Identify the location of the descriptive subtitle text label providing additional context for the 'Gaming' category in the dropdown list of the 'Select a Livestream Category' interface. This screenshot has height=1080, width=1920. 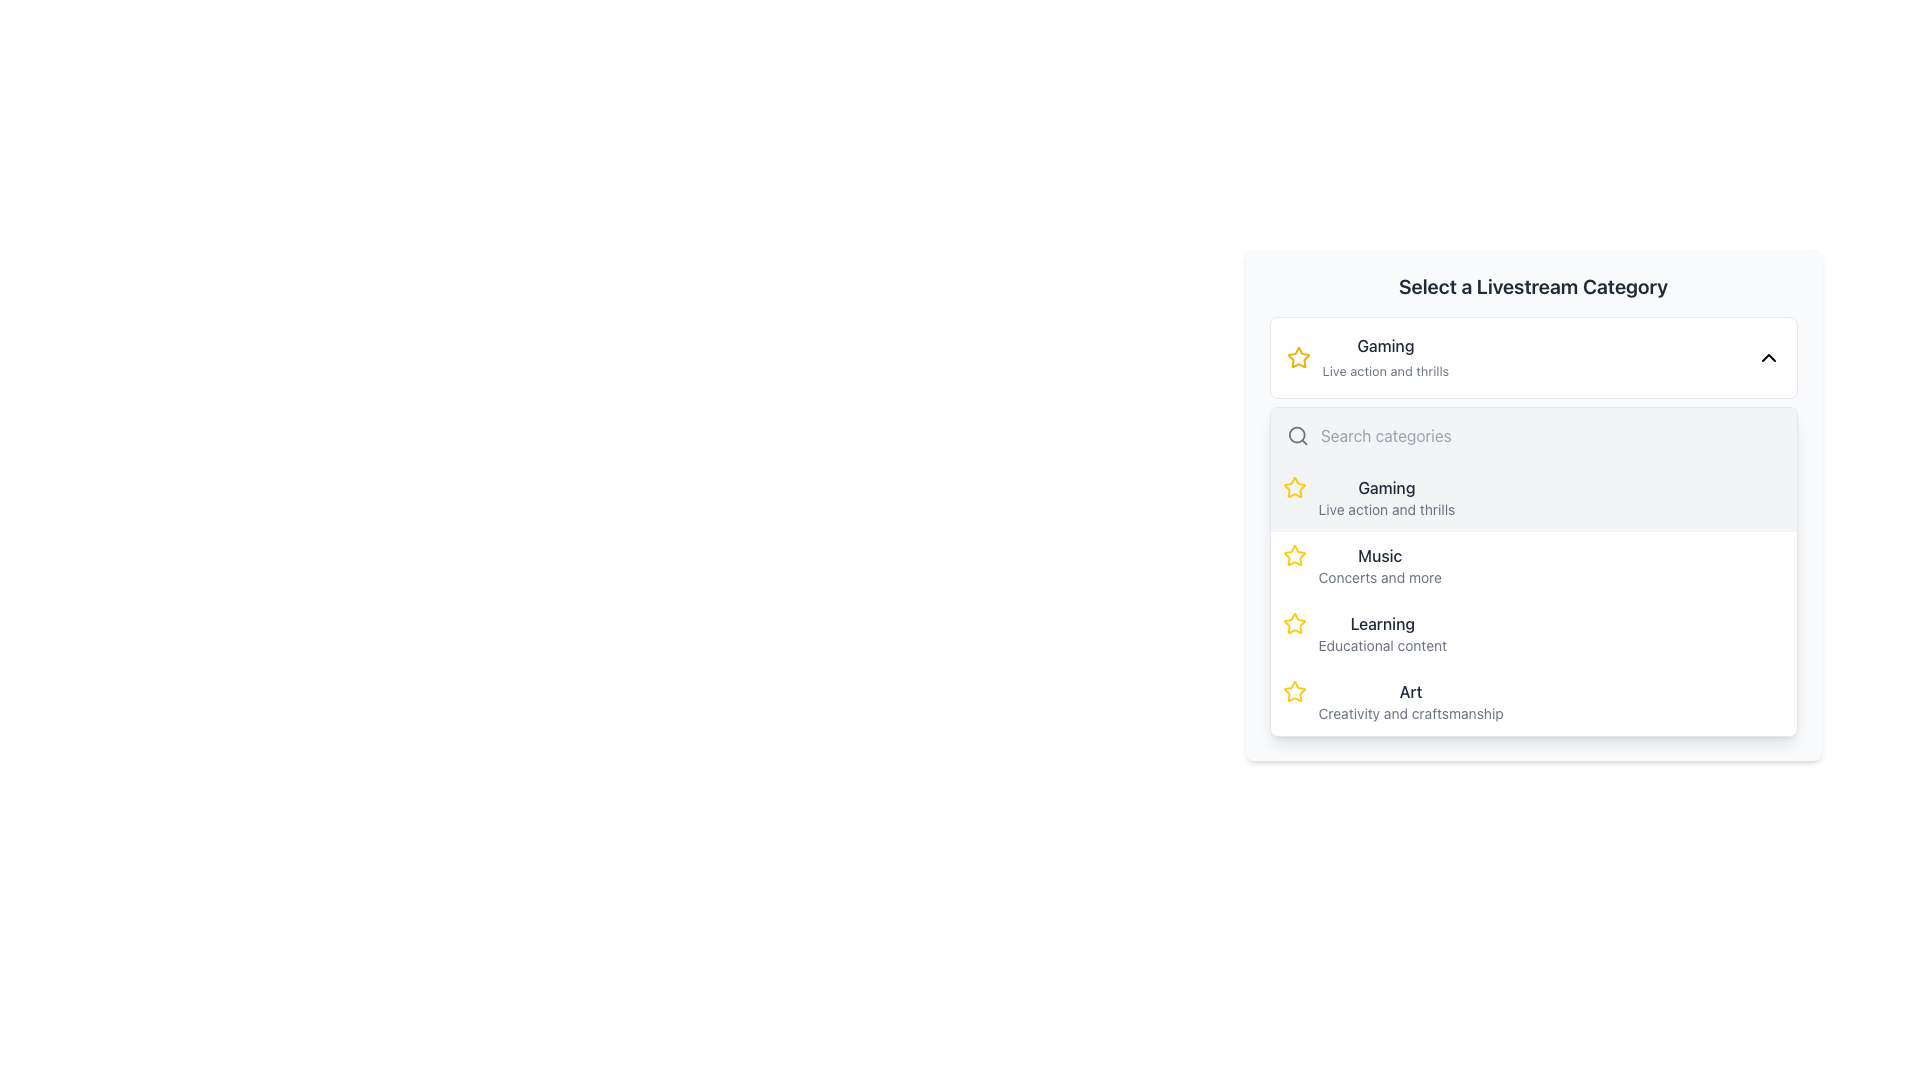
(1384, 371).